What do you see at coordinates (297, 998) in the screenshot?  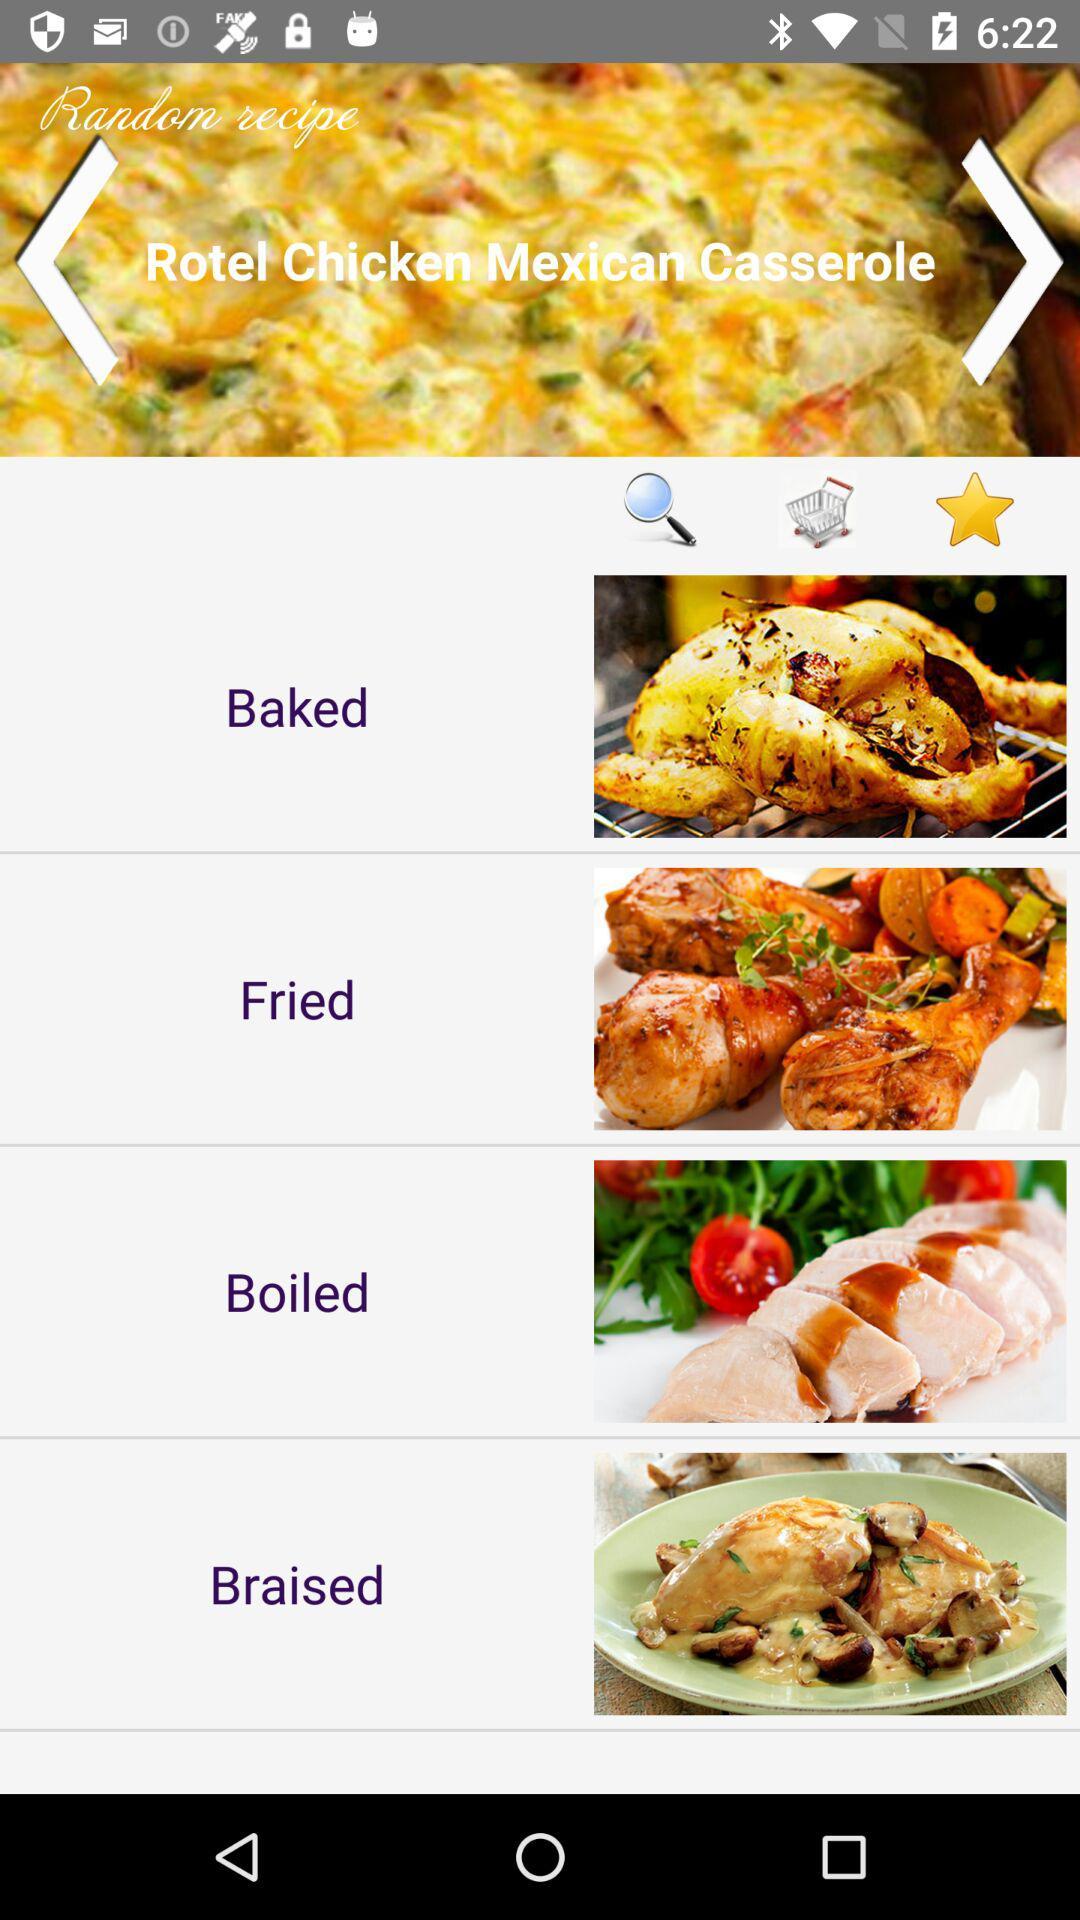 I see `item below baked` at bounding box center [297, 998].